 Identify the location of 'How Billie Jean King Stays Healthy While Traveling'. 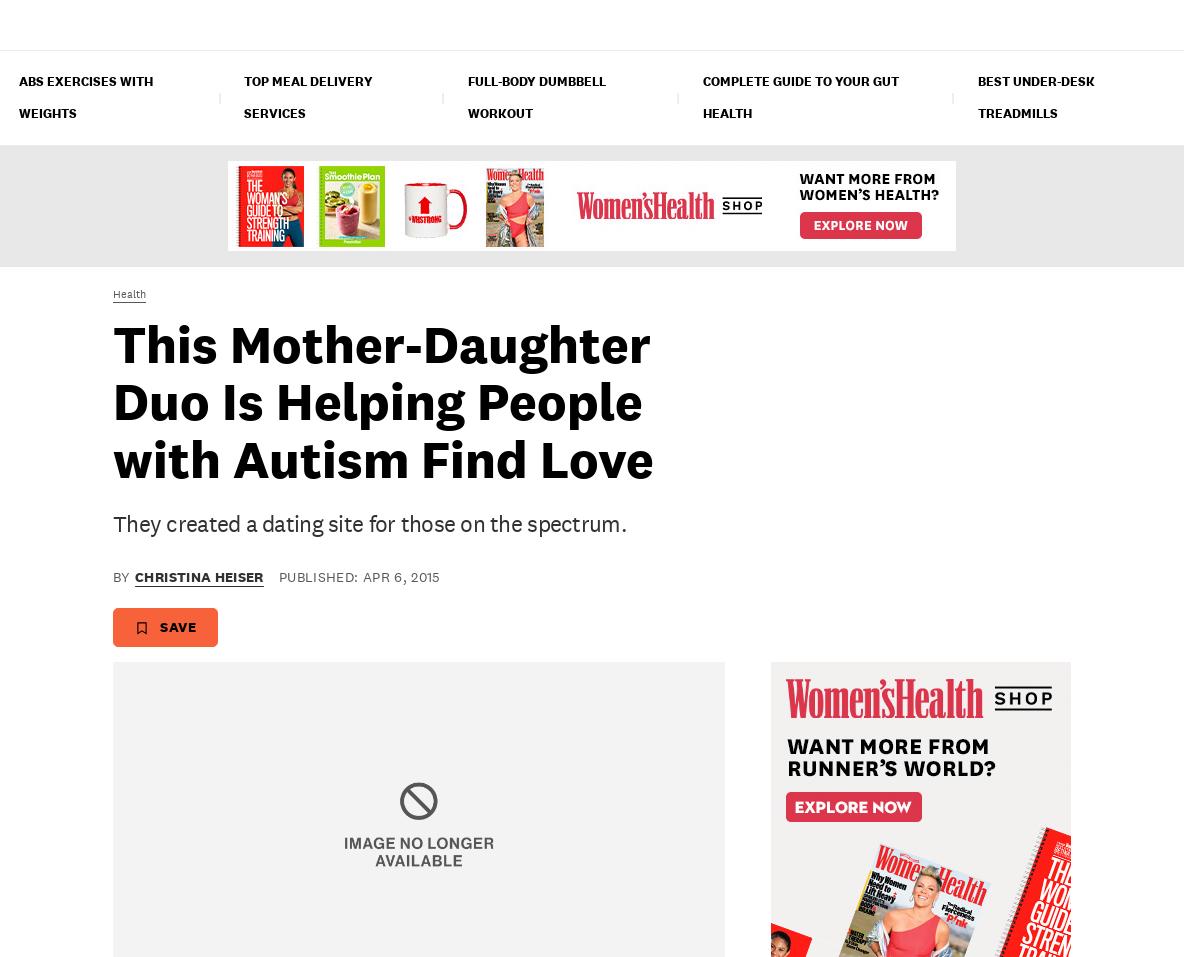
(728, 899).